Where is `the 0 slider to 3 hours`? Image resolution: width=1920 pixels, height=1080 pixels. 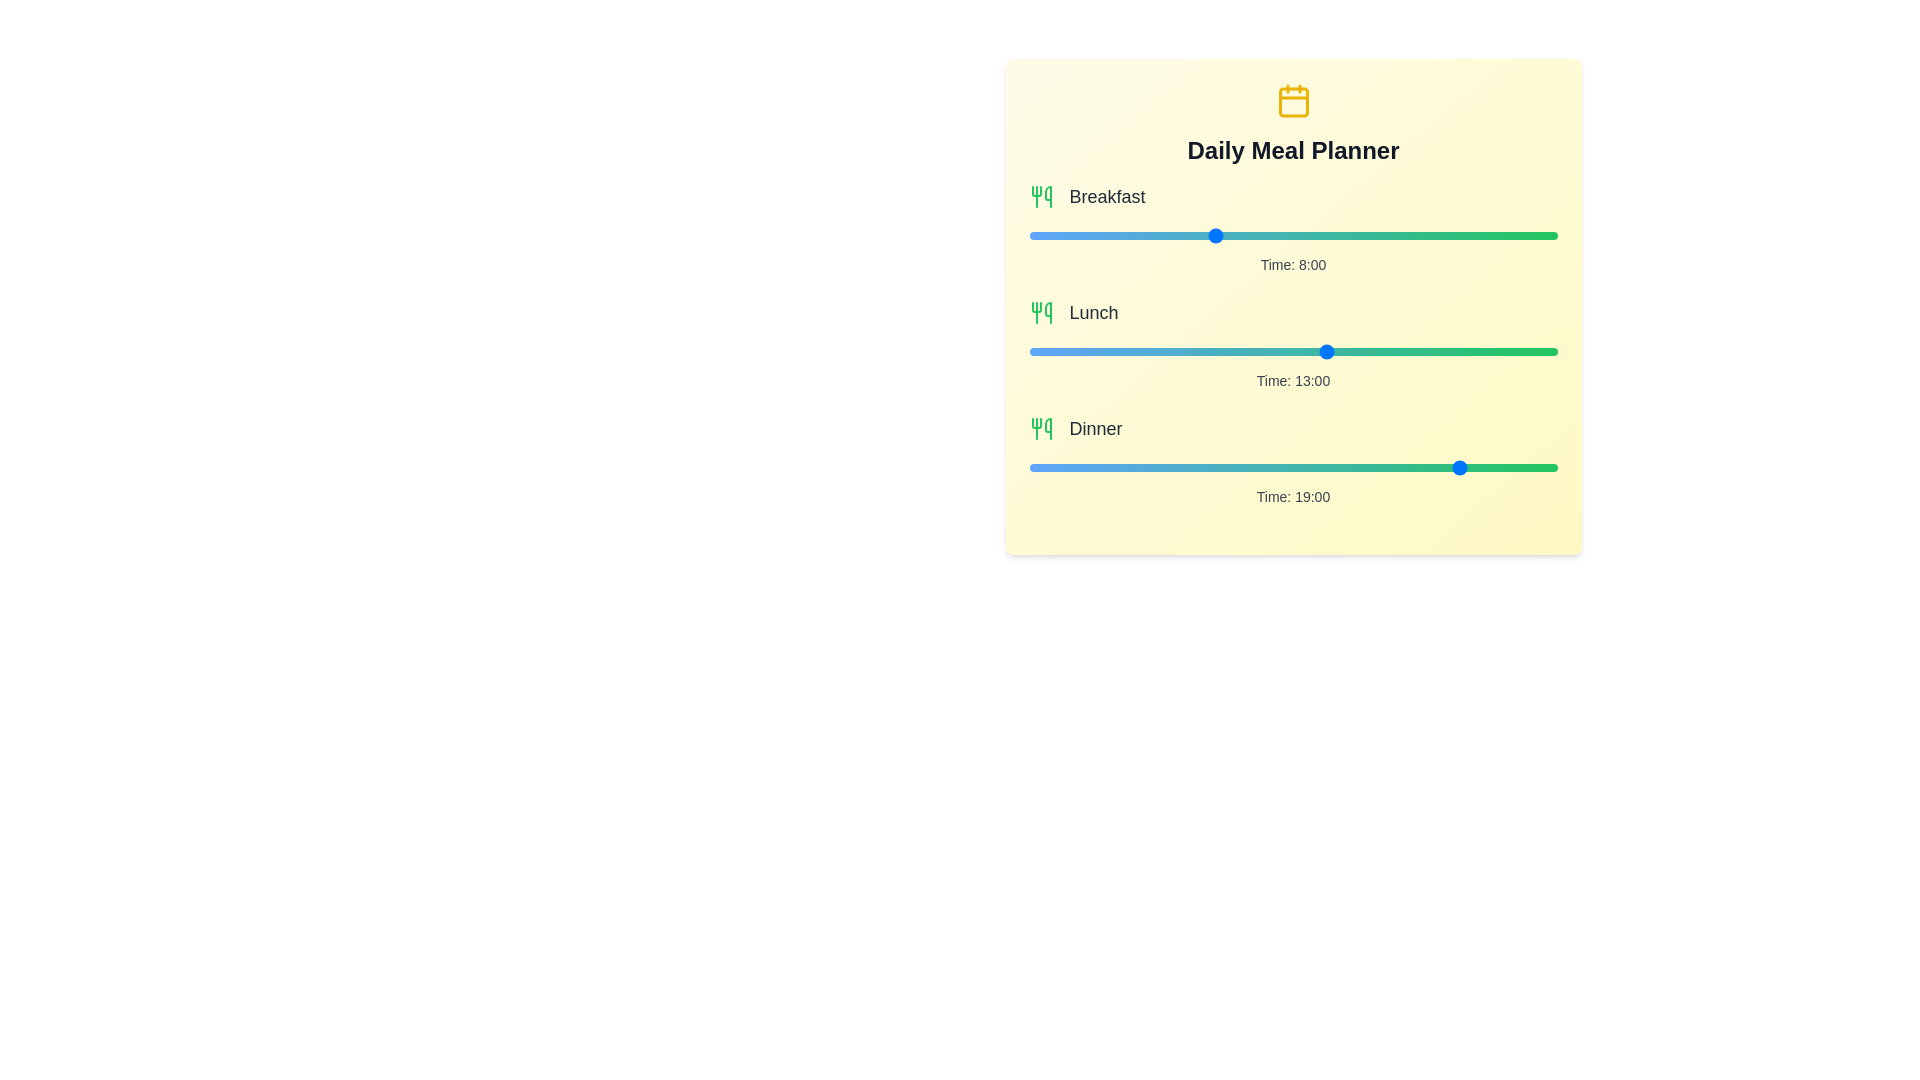 the 0 slider to 3 hours is located at coordinates (1361, 234).